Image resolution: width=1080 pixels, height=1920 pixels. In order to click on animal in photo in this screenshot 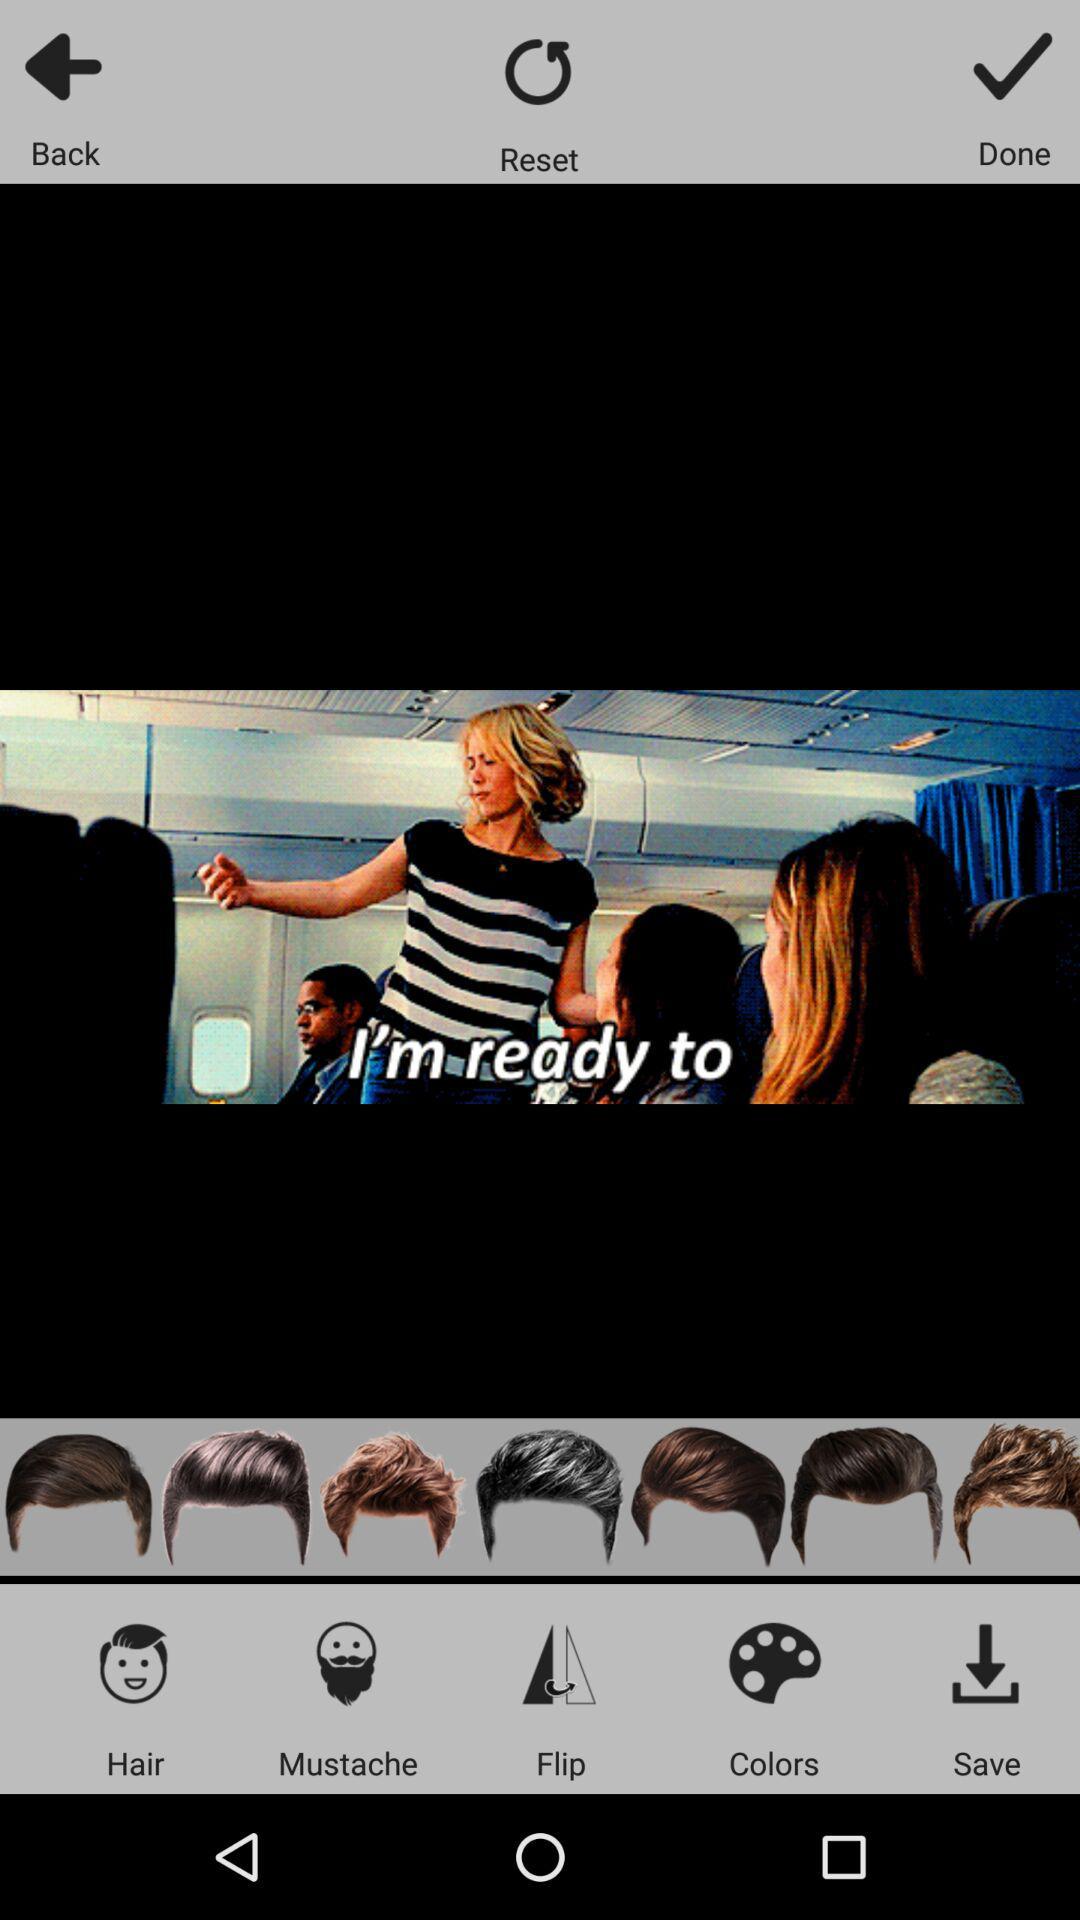, I will do `click(1012, 1497)`.